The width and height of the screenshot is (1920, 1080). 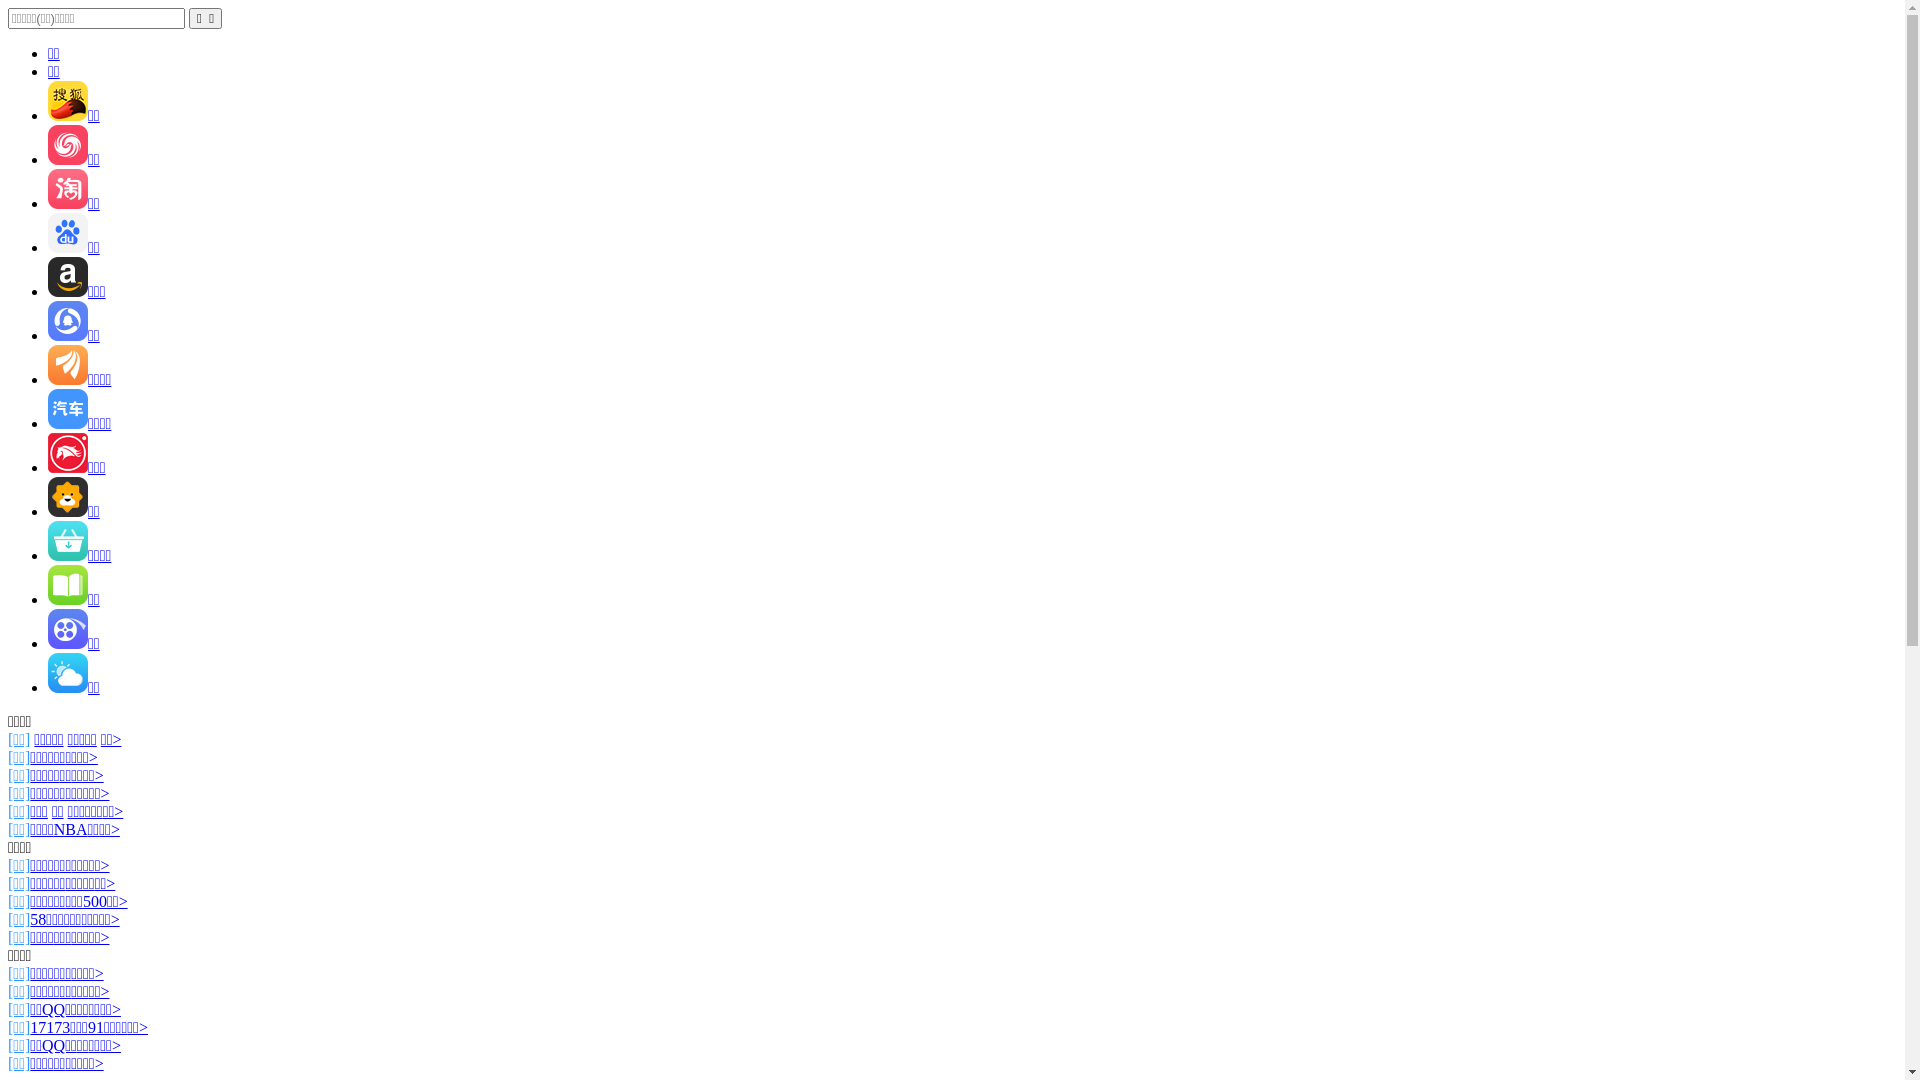 What do you see at coordinates (71, 829) in the screenshot?
I see `'NBA'` at bounding box center [71, 829].